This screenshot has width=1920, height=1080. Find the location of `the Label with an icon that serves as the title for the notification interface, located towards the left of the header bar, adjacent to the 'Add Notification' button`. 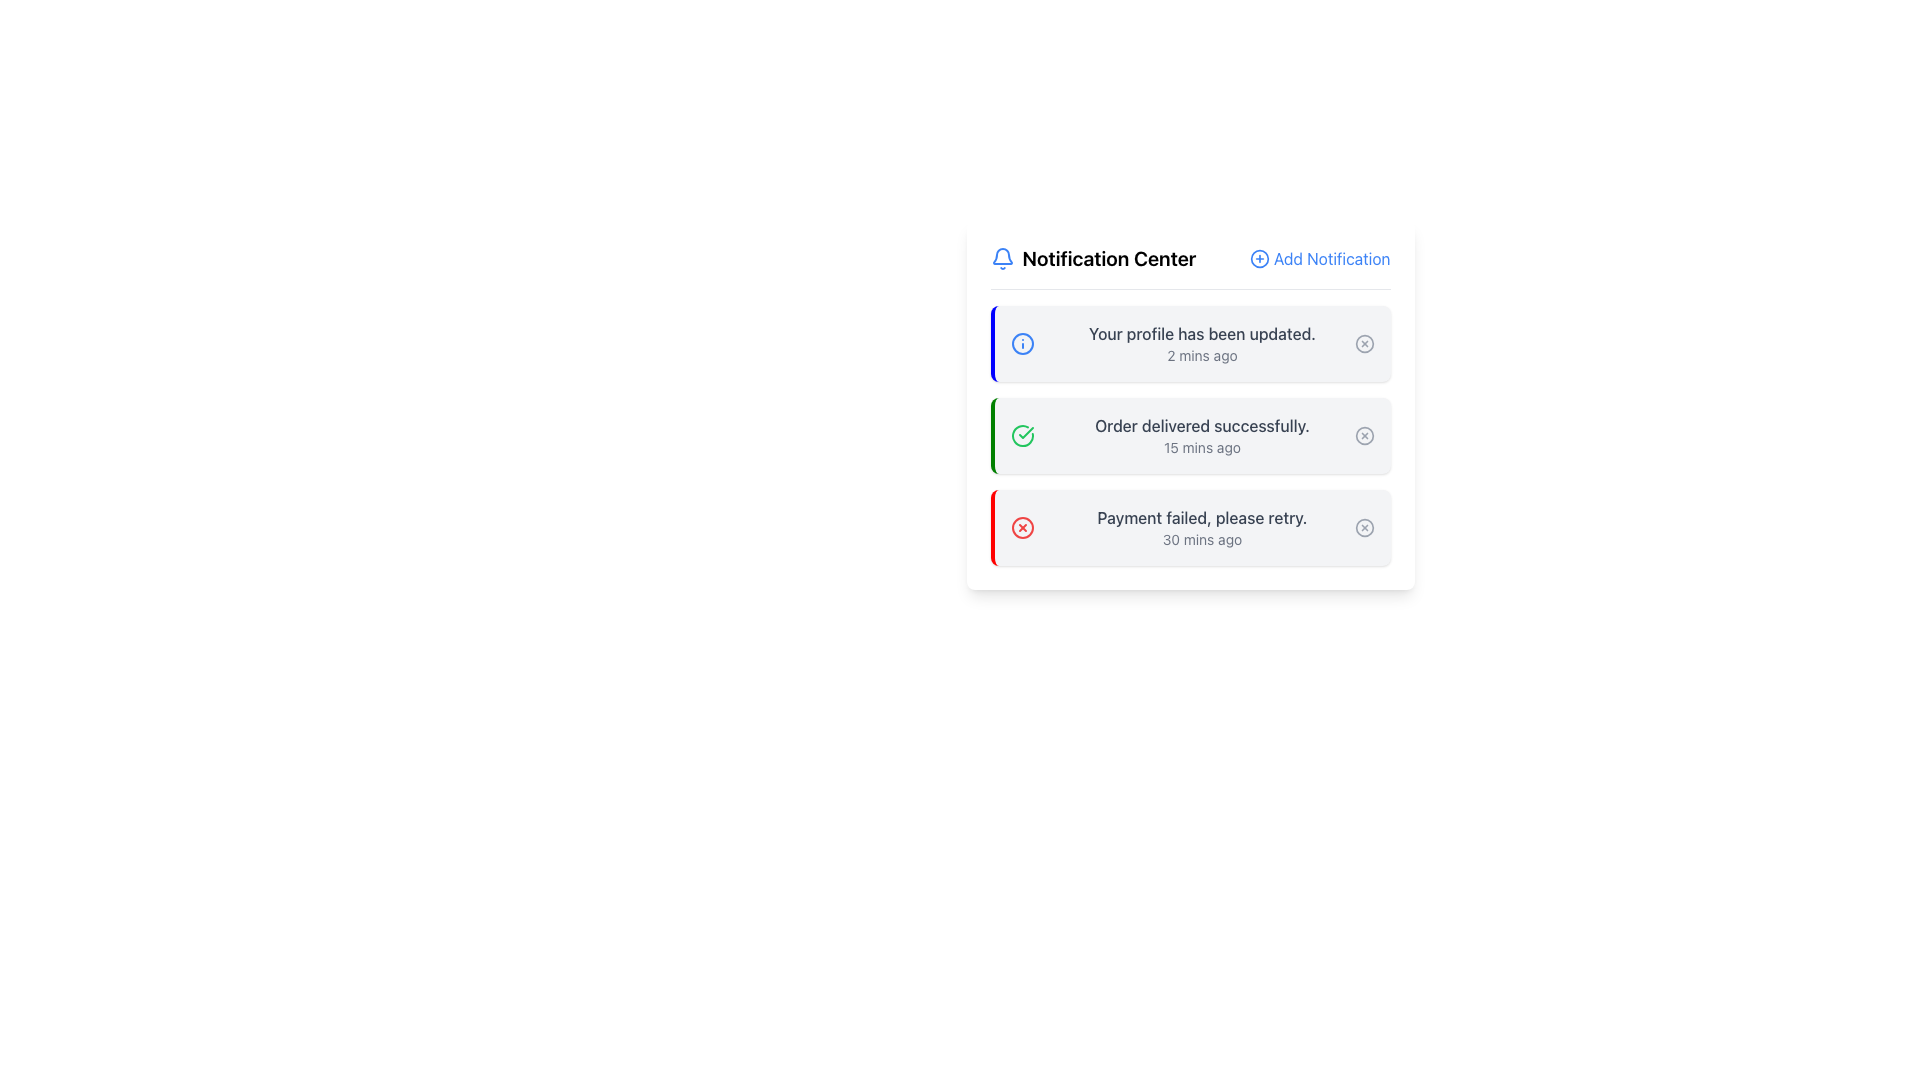

the Label with an icon that serves as the title for the notification interface, located towards the left of the header bar, adjacent to the 'Add Notification' button is located at coordinates (1092, 257).